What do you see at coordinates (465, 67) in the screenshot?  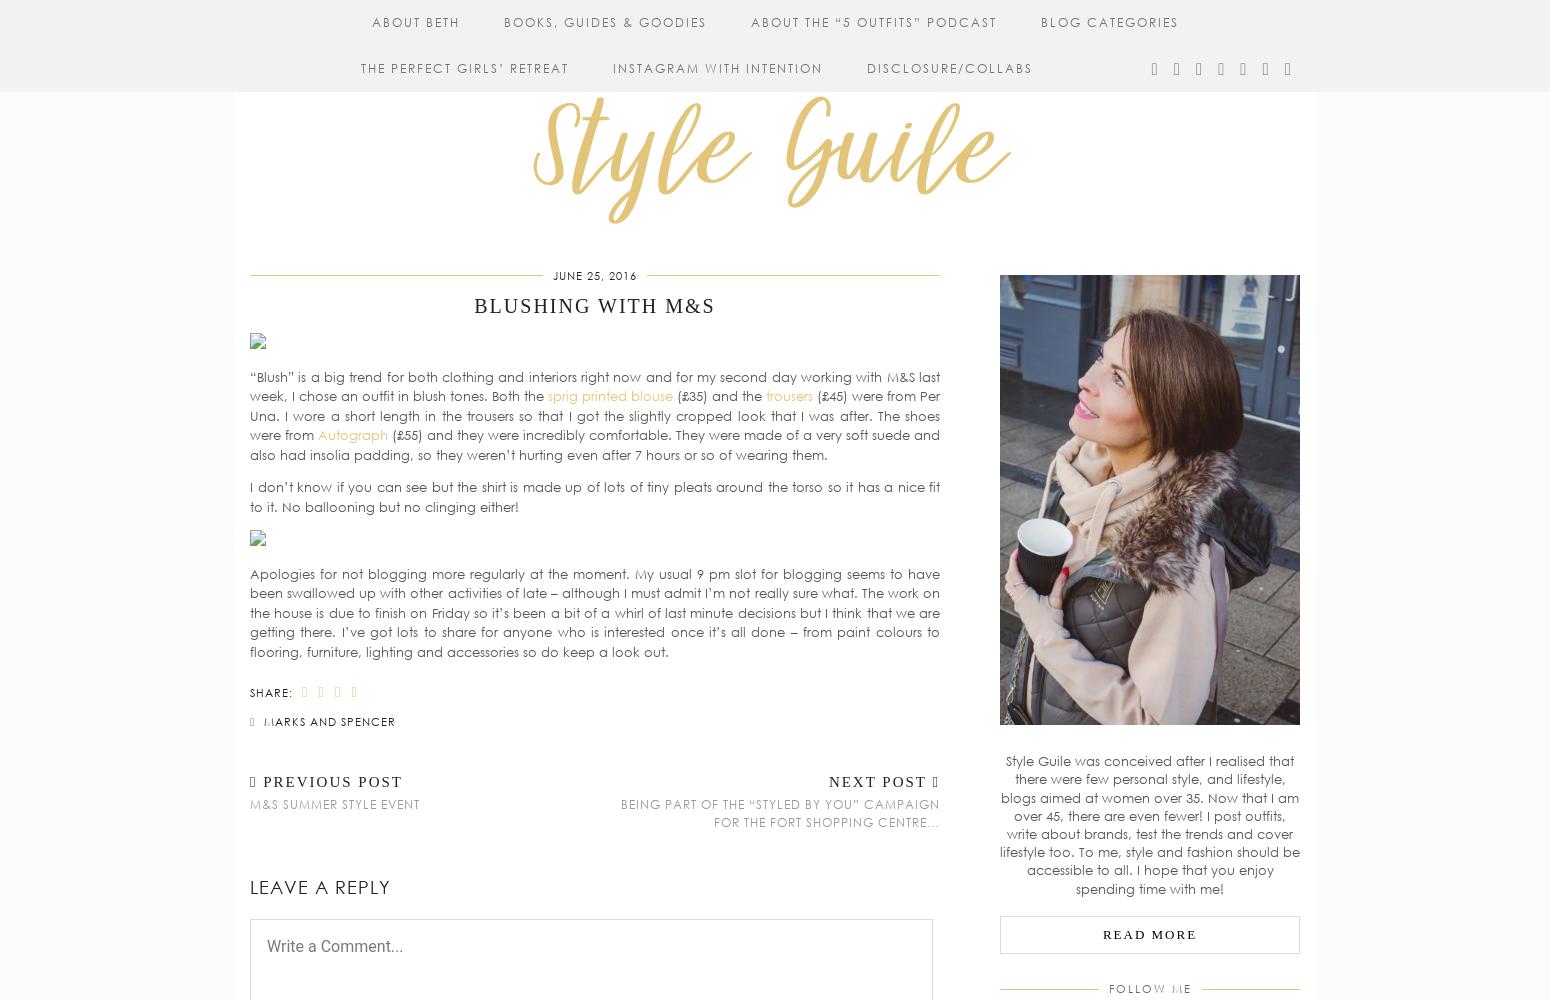 I see `'The Perfect Girls’ Retreat'` at bounding box center [465, 67].